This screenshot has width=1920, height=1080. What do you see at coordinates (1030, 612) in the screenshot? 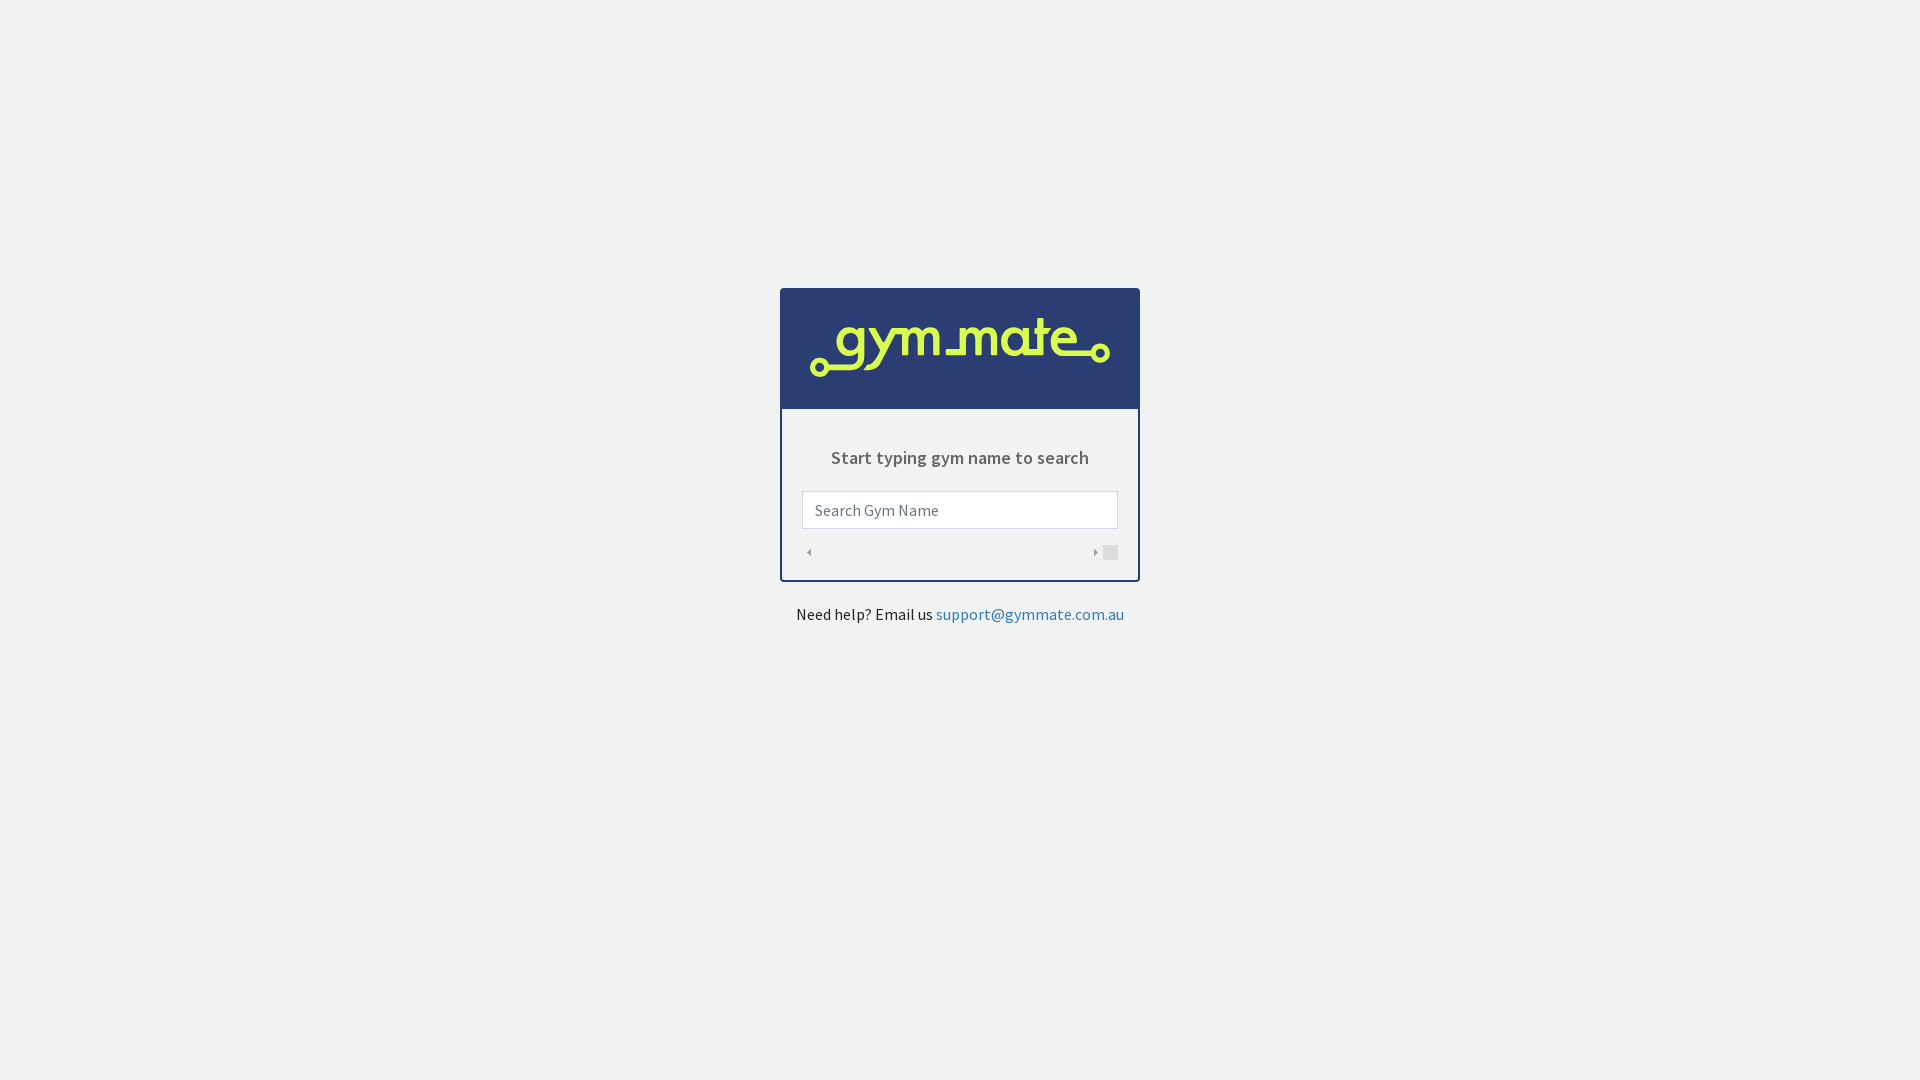
I see `'support@gymmate.com.au'` at bounding box center [1030, 612].